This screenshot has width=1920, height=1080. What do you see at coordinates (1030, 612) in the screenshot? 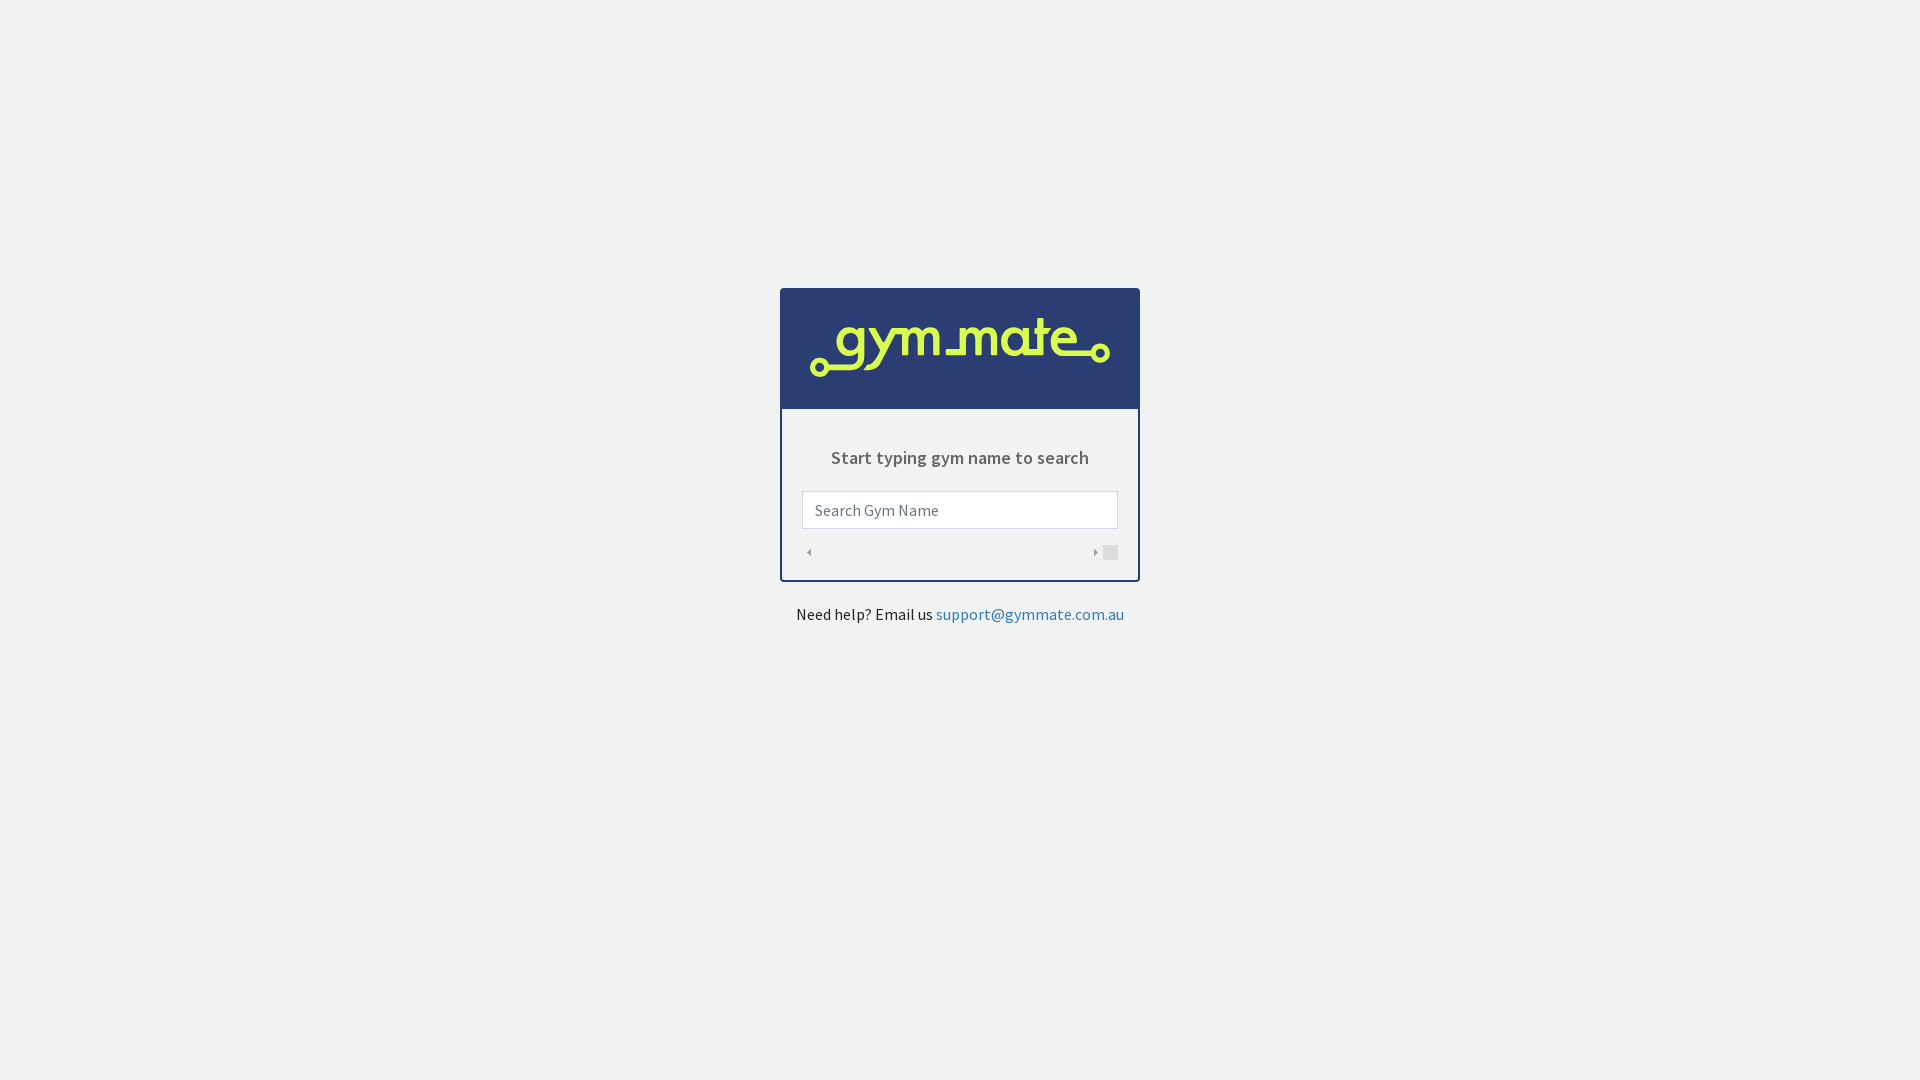
I see `'support@gymmate.com.au'` at bounding box center [1030, 612].